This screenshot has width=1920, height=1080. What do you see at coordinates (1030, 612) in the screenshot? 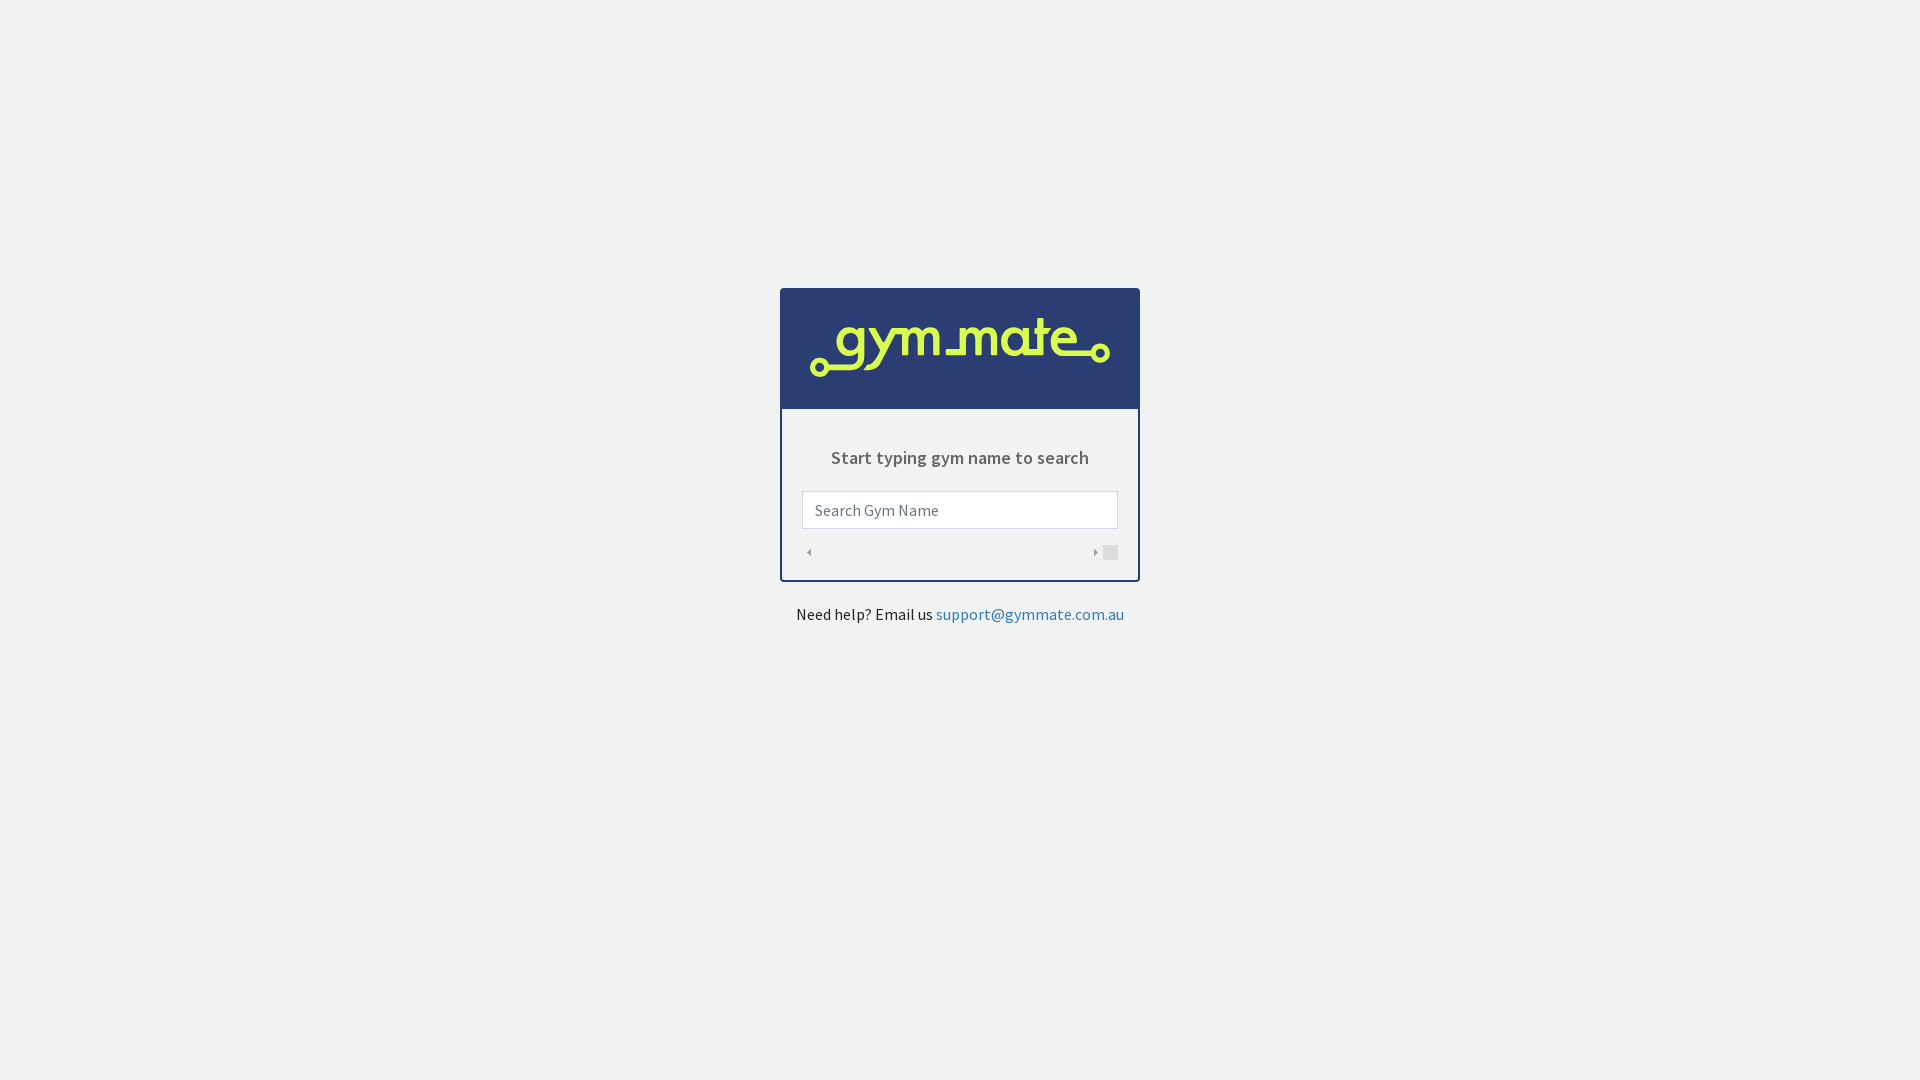
I see `'support@gymmate.com.au'` at bounding box center [1030, 612].